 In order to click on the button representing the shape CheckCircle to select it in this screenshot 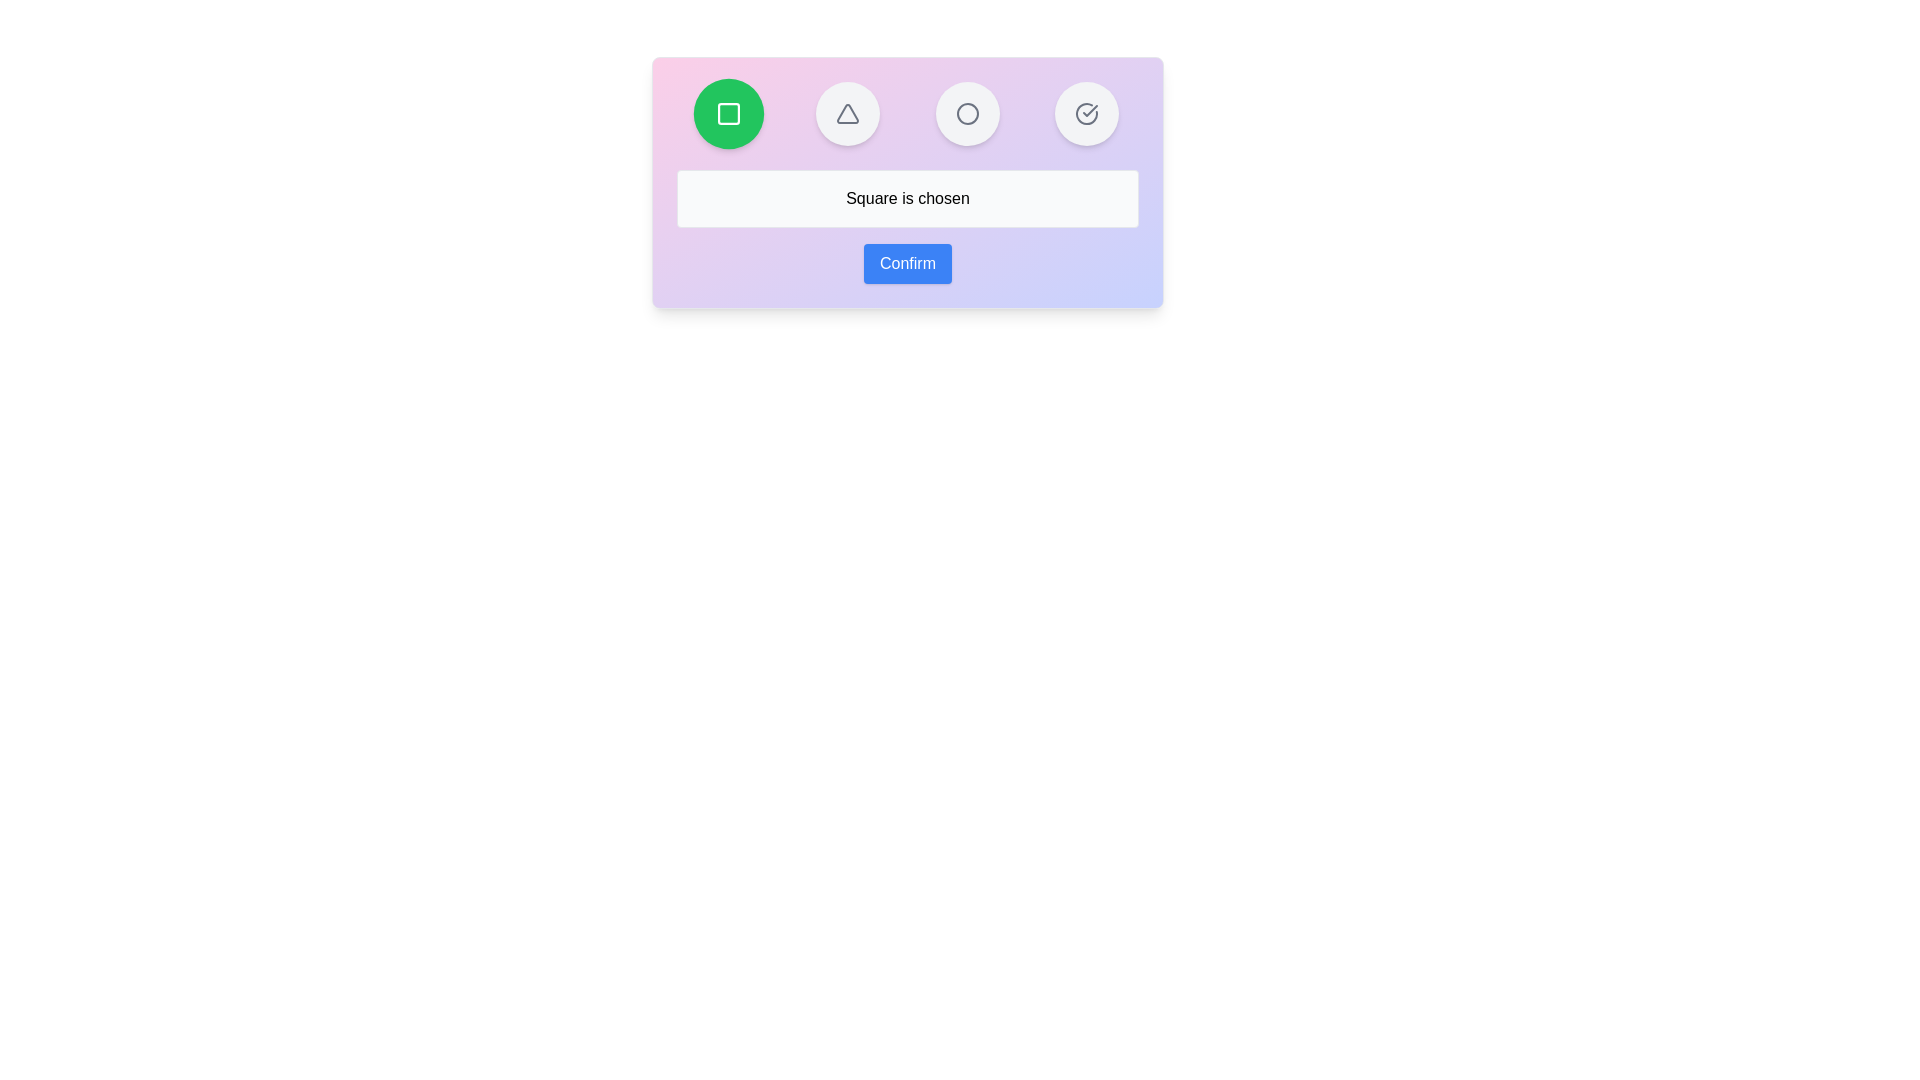, I will do `click(1086, 114)`.